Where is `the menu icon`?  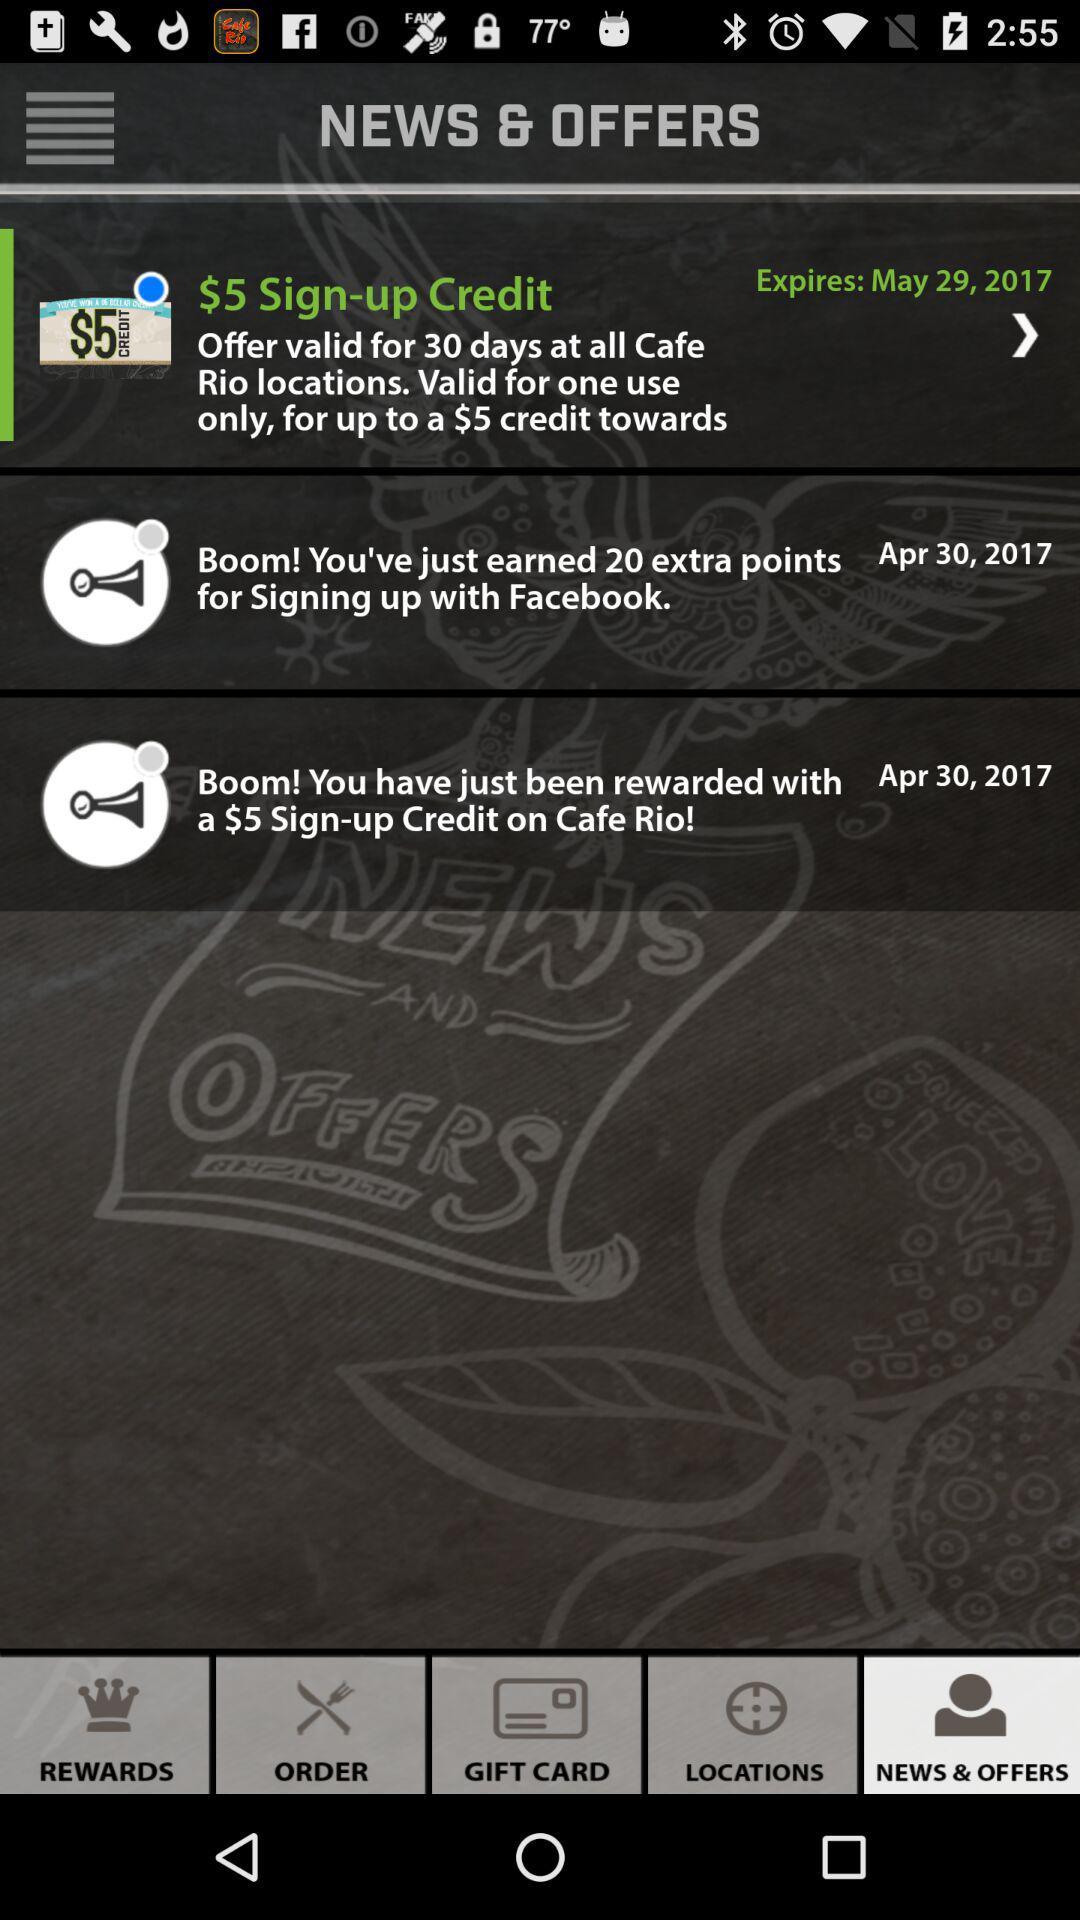 the menu icon is located at coordinates (69, 136).